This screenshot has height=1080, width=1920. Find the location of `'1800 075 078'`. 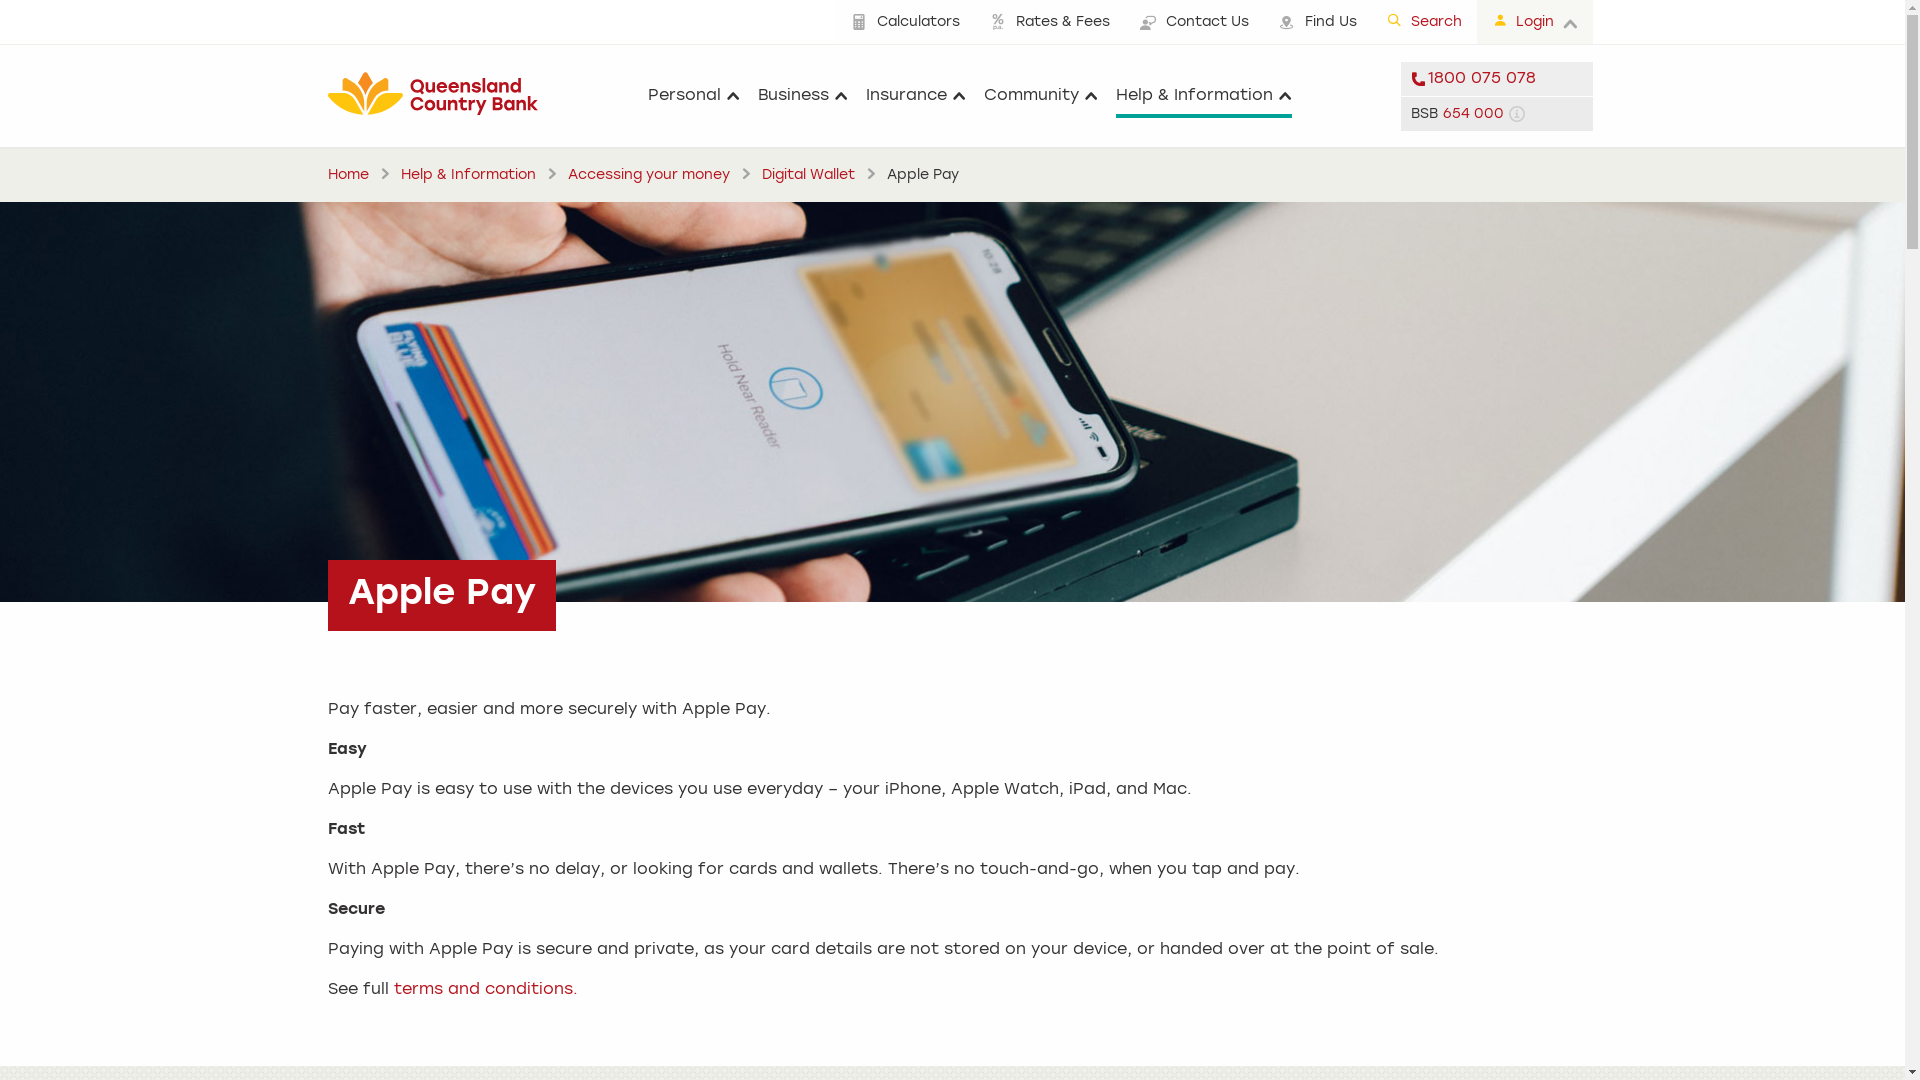

'1800 075 078' is located at coordinates (1496, 77).